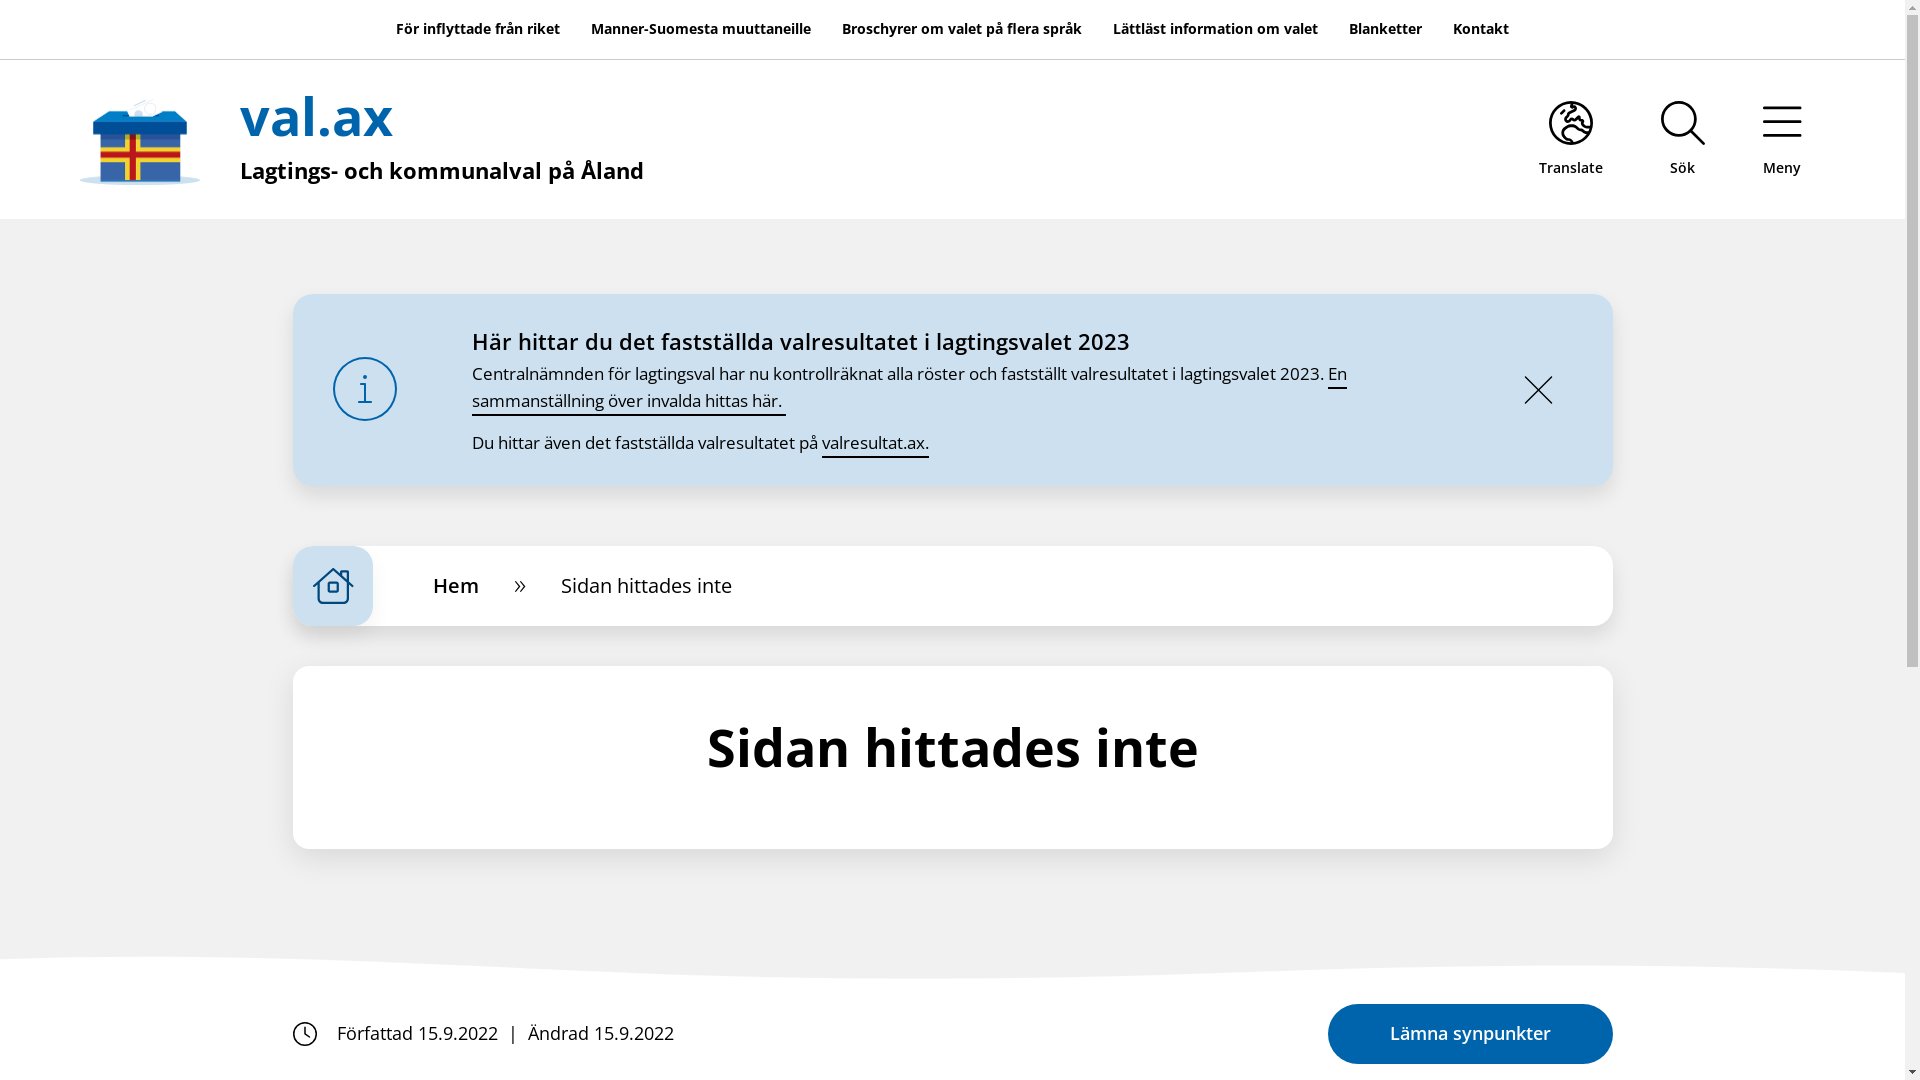 The height and width of the screenshot is (1080, 1920). I want to click on 'Blanketter', so click(1384, 29).